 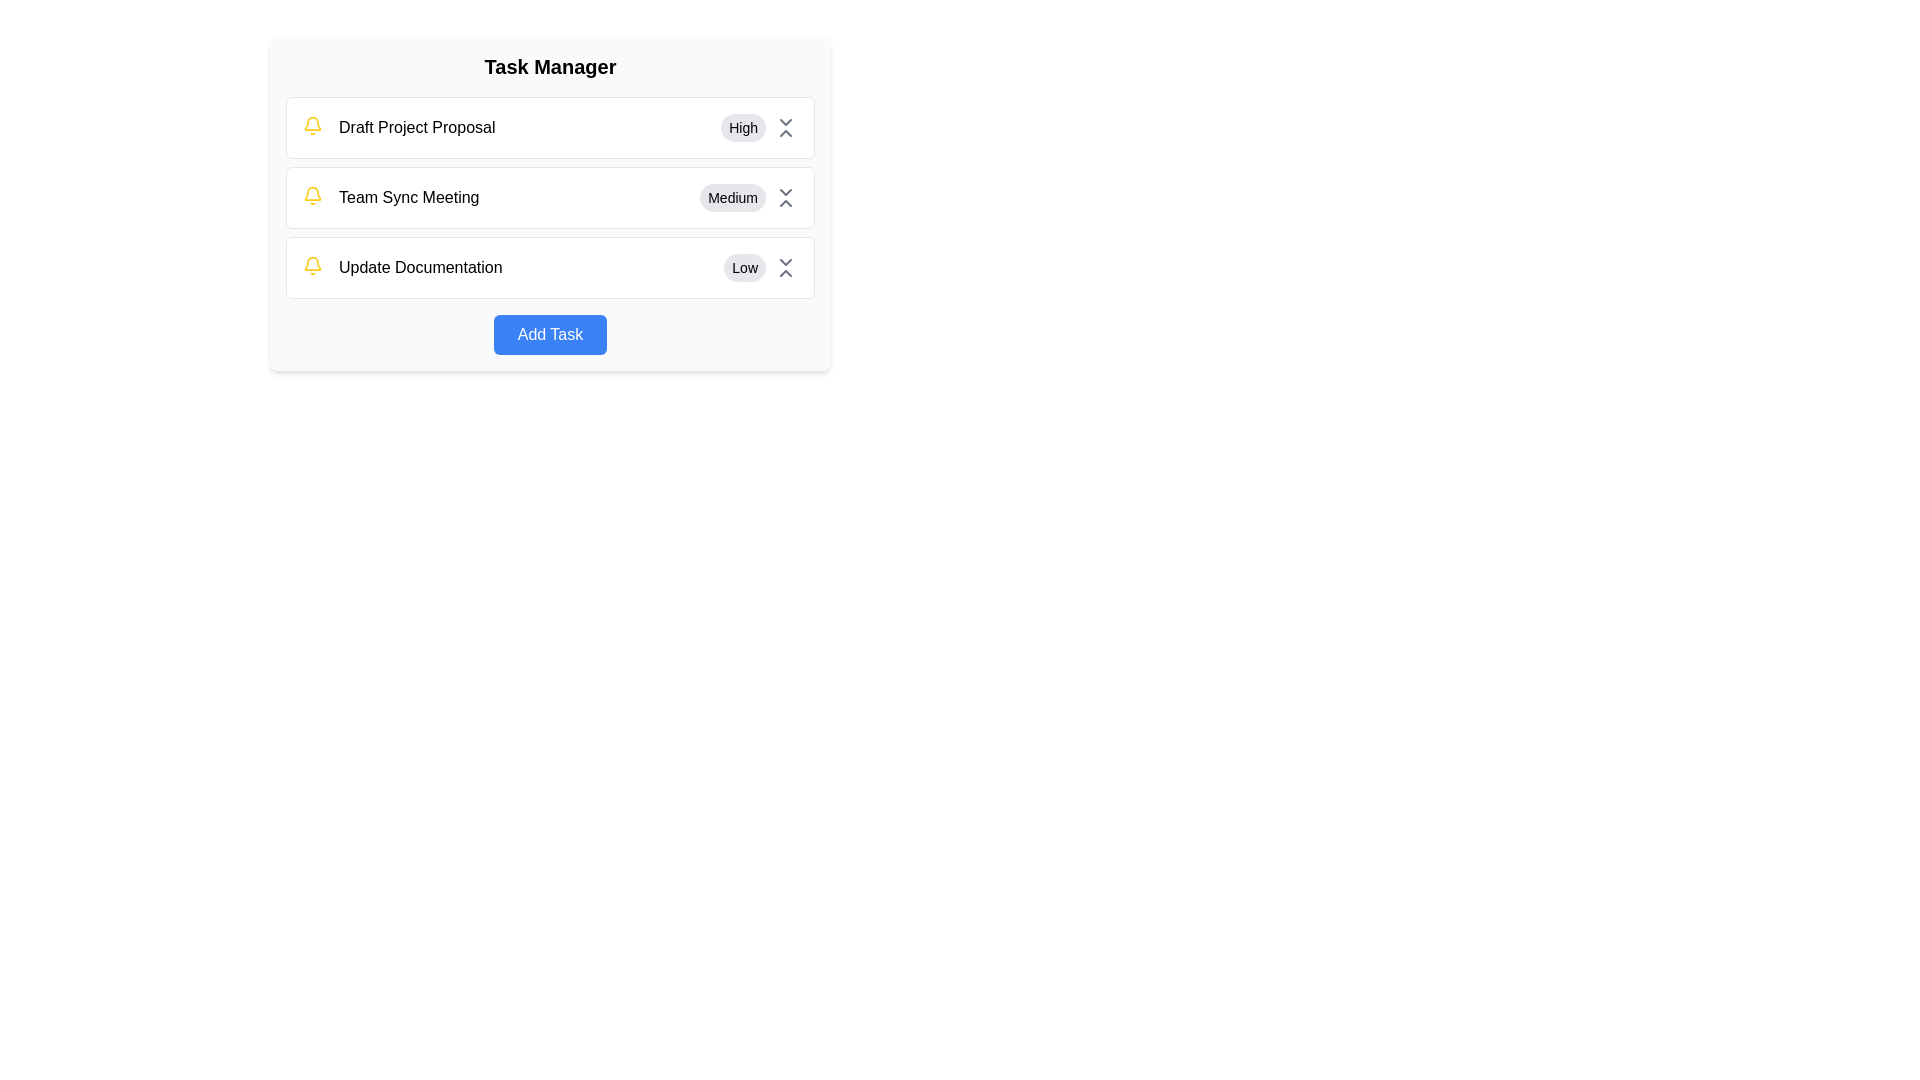 What do you see at coordinates (748, 197) in the screenshot?
I see `the 'Medium' interactive dropdown label, which has a light gray background and a downward-facing arrow, located in the upper-right section of the 'Team Sync Meeting' task block` at bounding box center [748, 197].